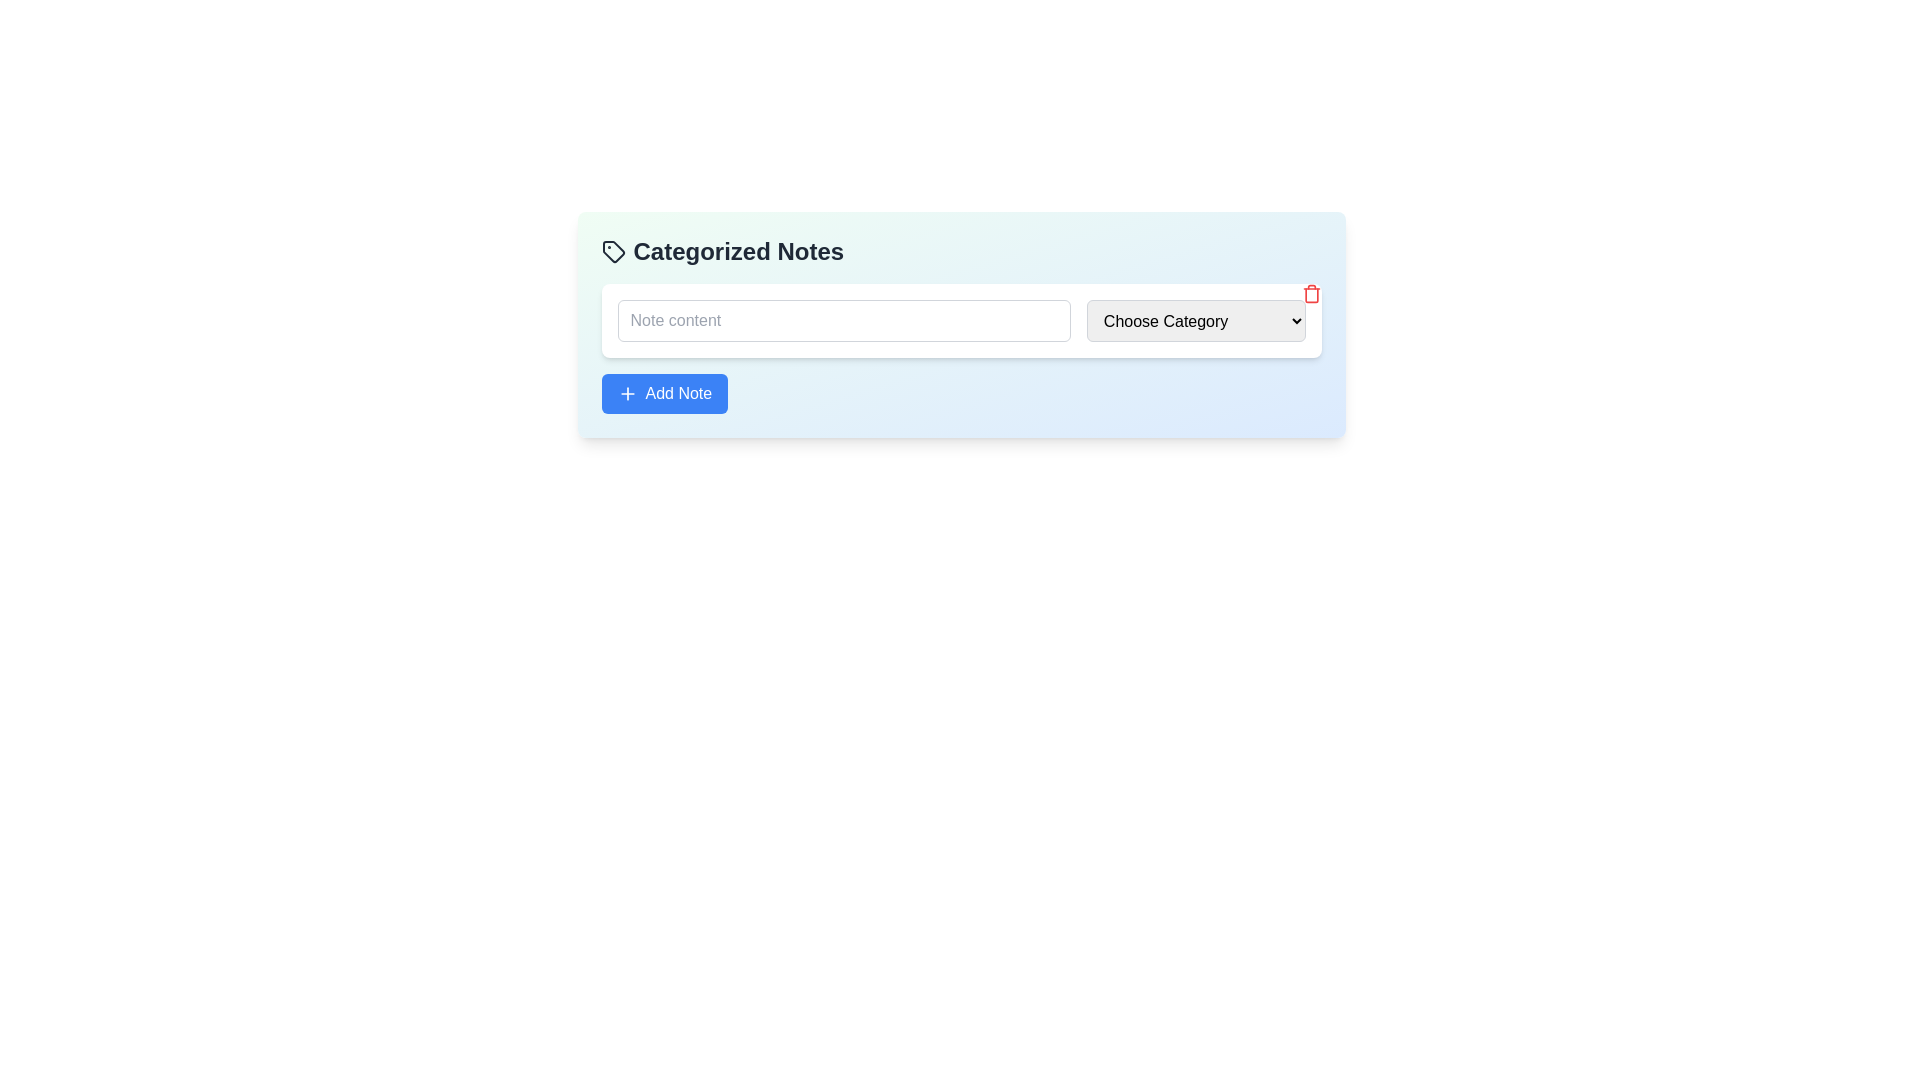  What do you see at coordinates (612, 250) in the screenshot?
I see `the tag icon located in the left margin of the UI header panel, directly in front of the 'Categorized Notes' heading text` at bounding box center [612, 250].